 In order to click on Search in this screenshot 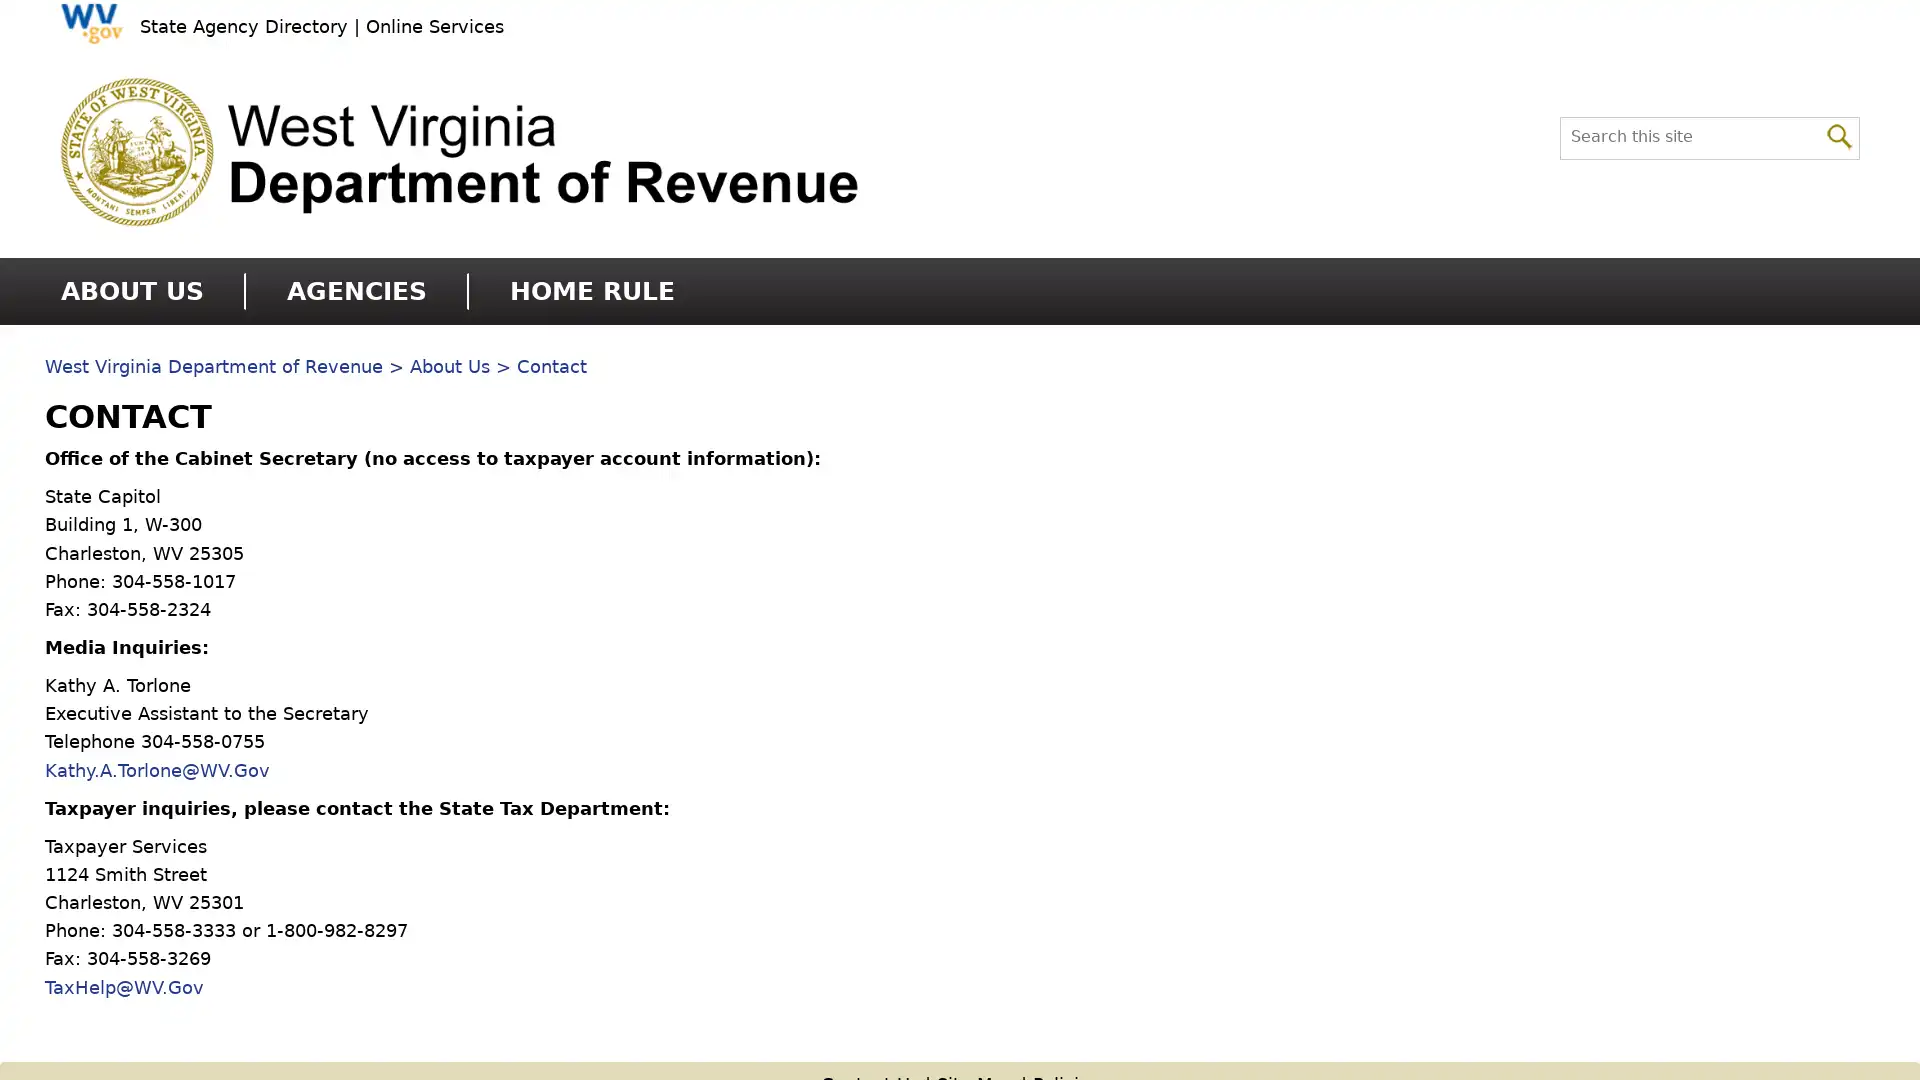, I will do `click(1839, 134)`.